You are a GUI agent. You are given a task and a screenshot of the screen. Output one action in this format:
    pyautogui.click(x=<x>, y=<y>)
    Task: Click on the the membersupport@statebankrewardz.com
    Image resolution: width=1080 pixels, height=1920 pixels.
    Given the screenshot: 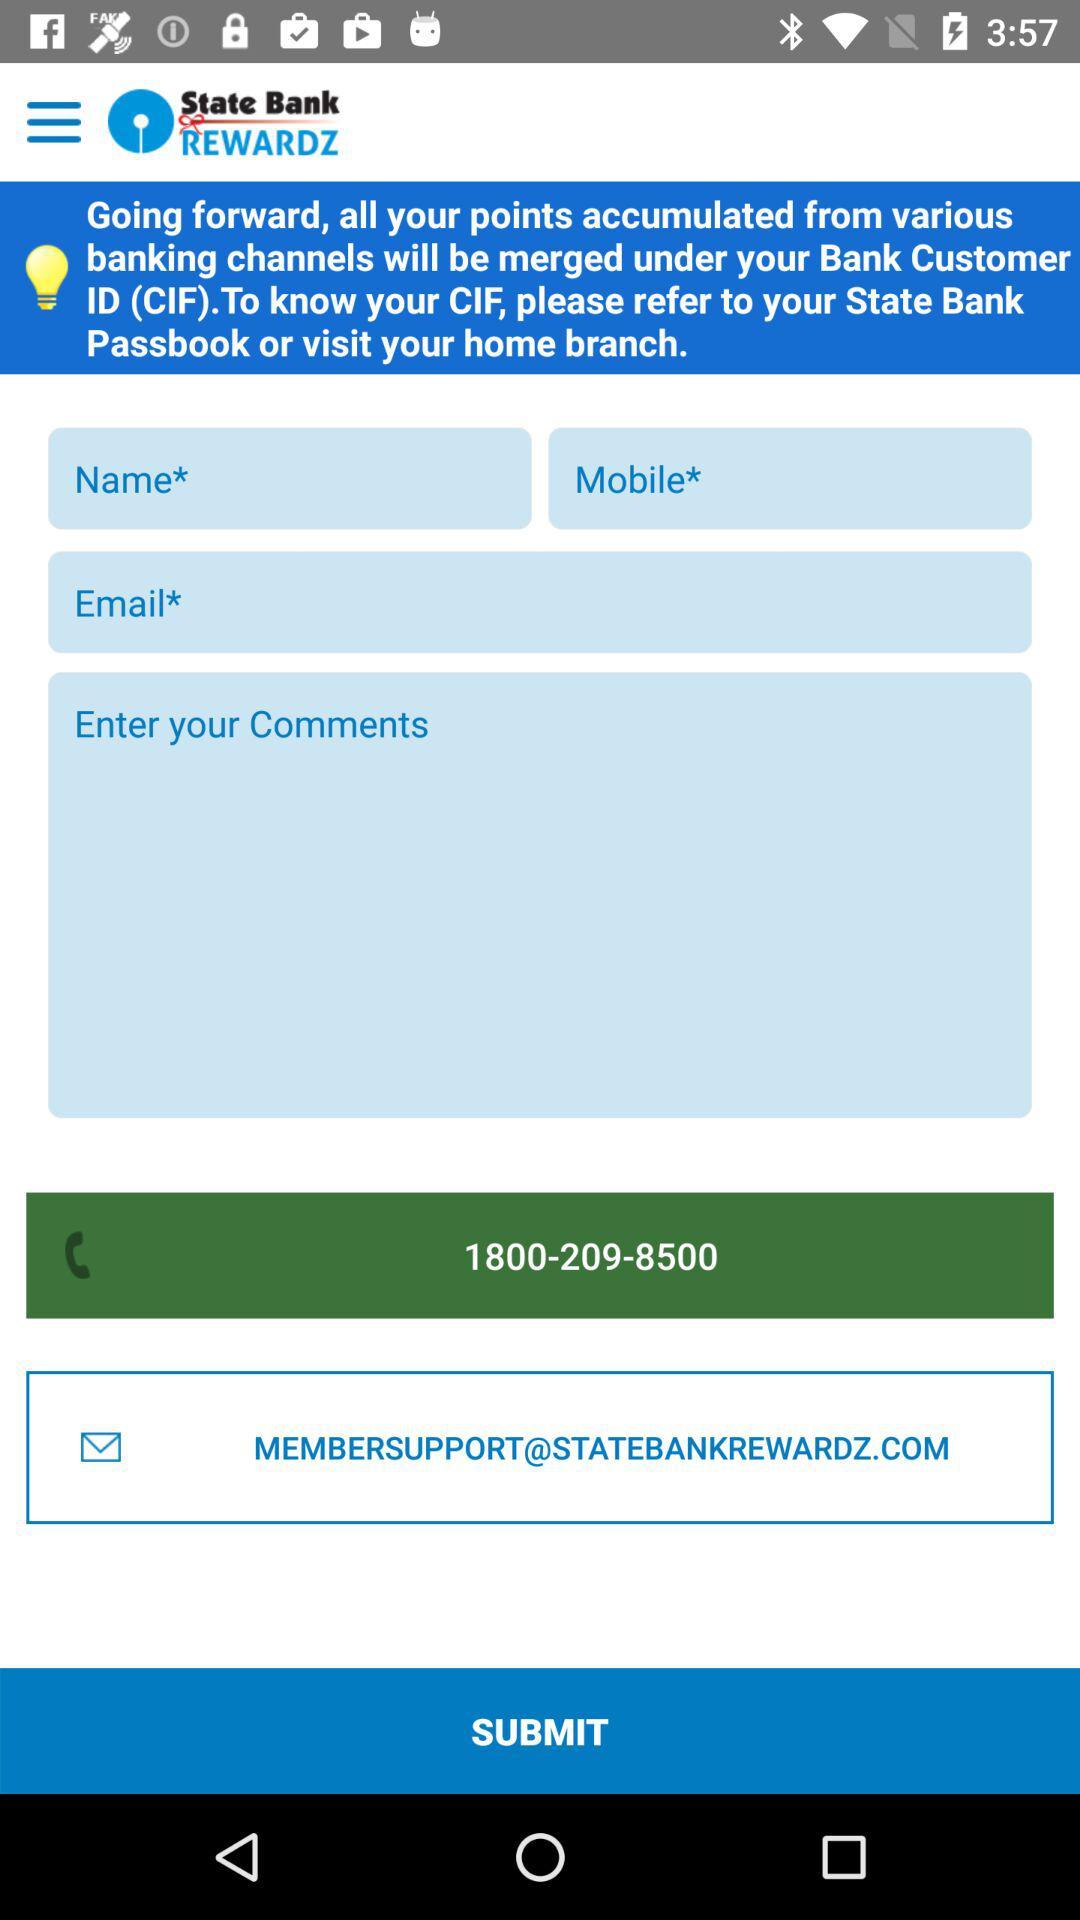 What is the action you would take?
    pyautogui.click(x=600, y=1447)
    